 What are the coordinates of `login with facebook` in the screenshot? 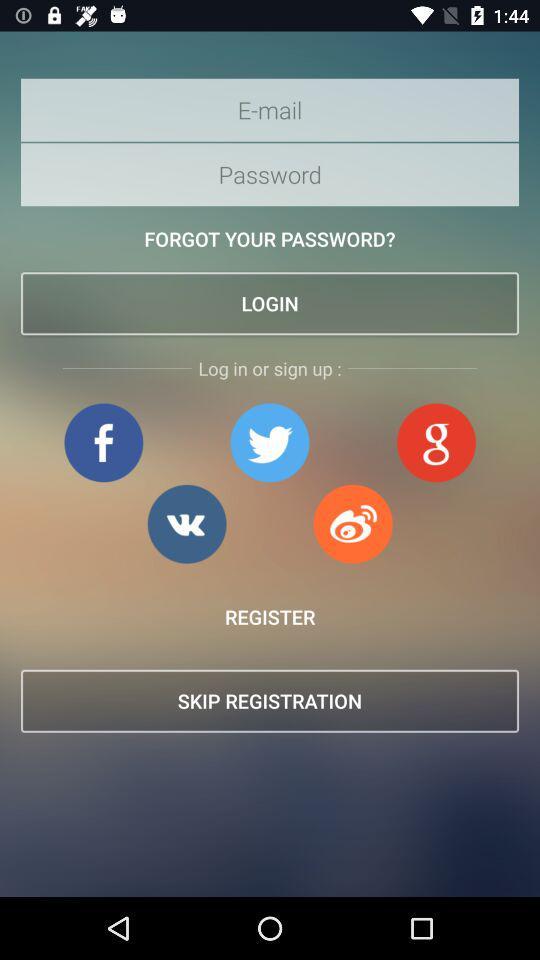 It's located at (103, 442).